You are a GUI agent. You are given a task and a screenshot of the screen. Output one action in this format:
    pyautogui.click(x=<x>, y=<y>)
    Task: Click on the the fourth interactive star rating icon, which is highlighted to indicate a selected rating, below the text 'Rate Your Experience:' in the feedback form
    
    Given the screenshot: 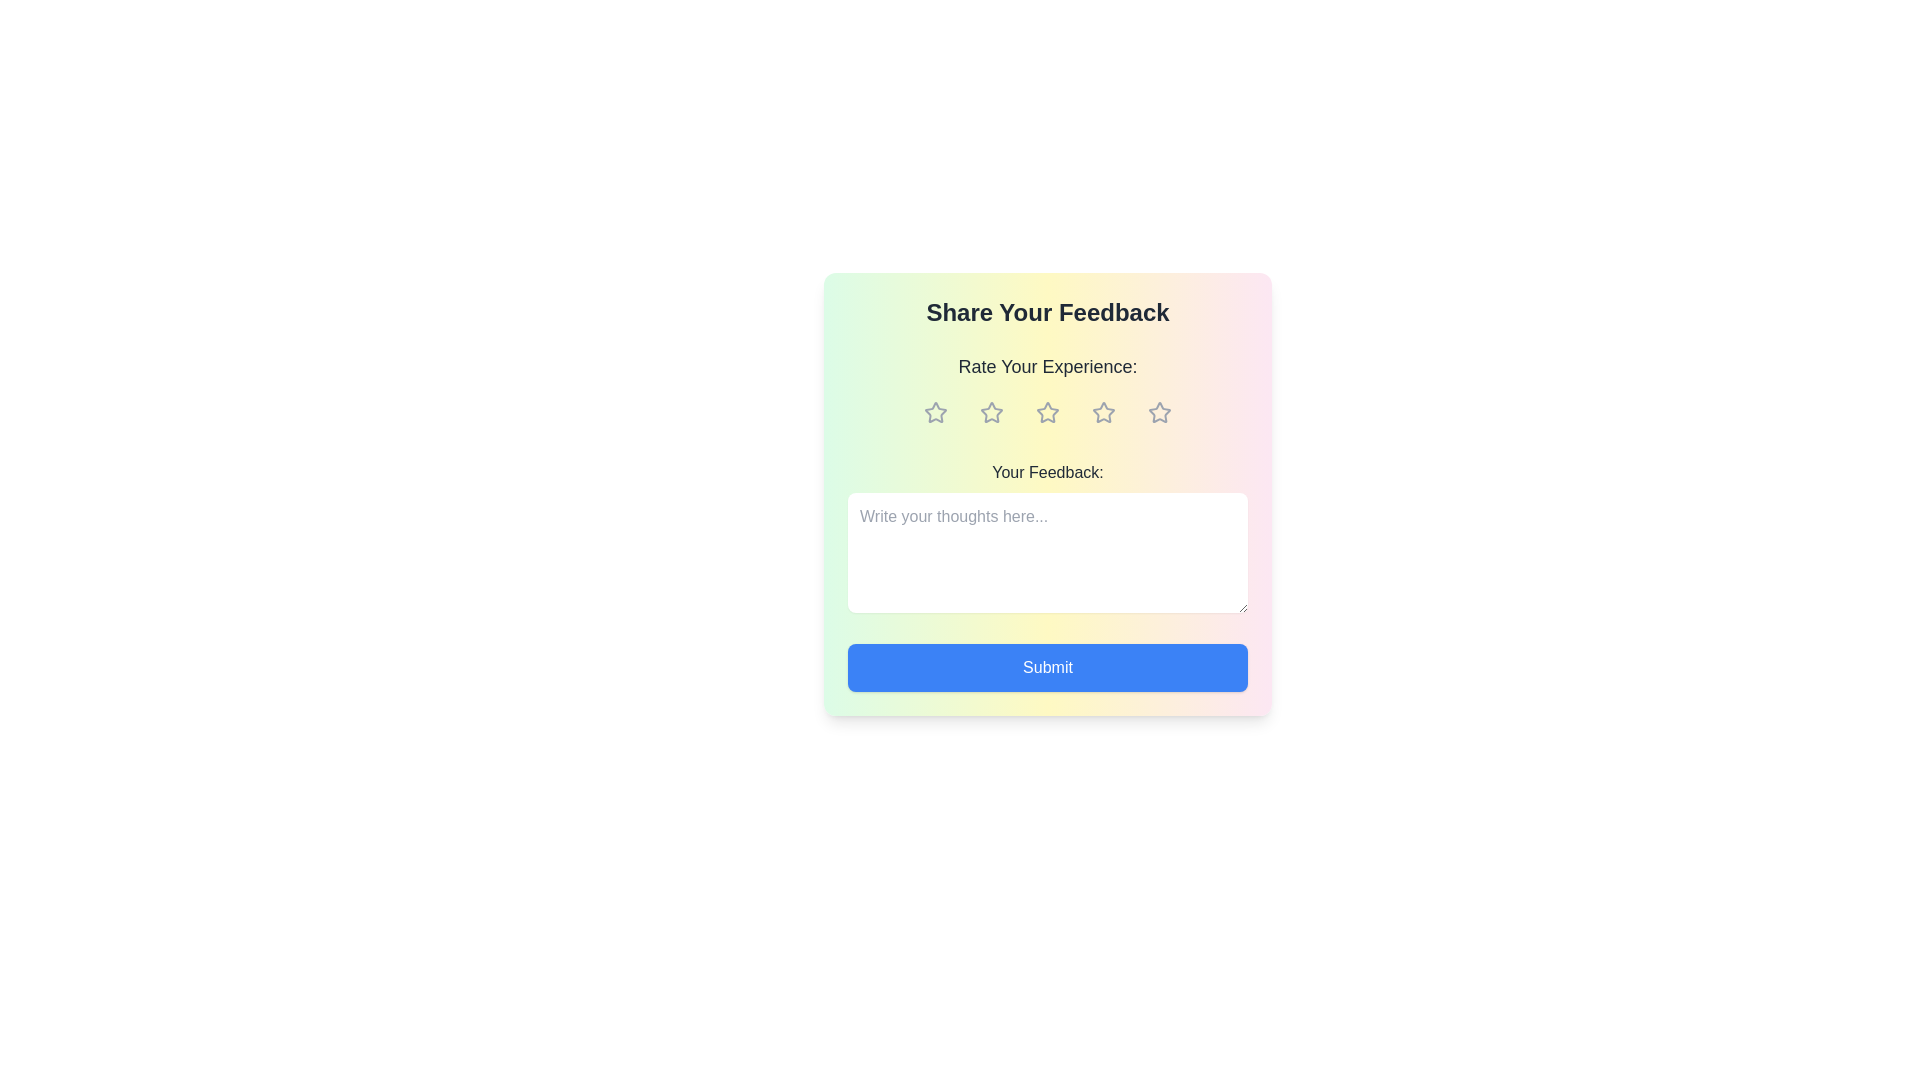 What is the action you would take?
    pyautogui.click(x=1103, y=411)
    